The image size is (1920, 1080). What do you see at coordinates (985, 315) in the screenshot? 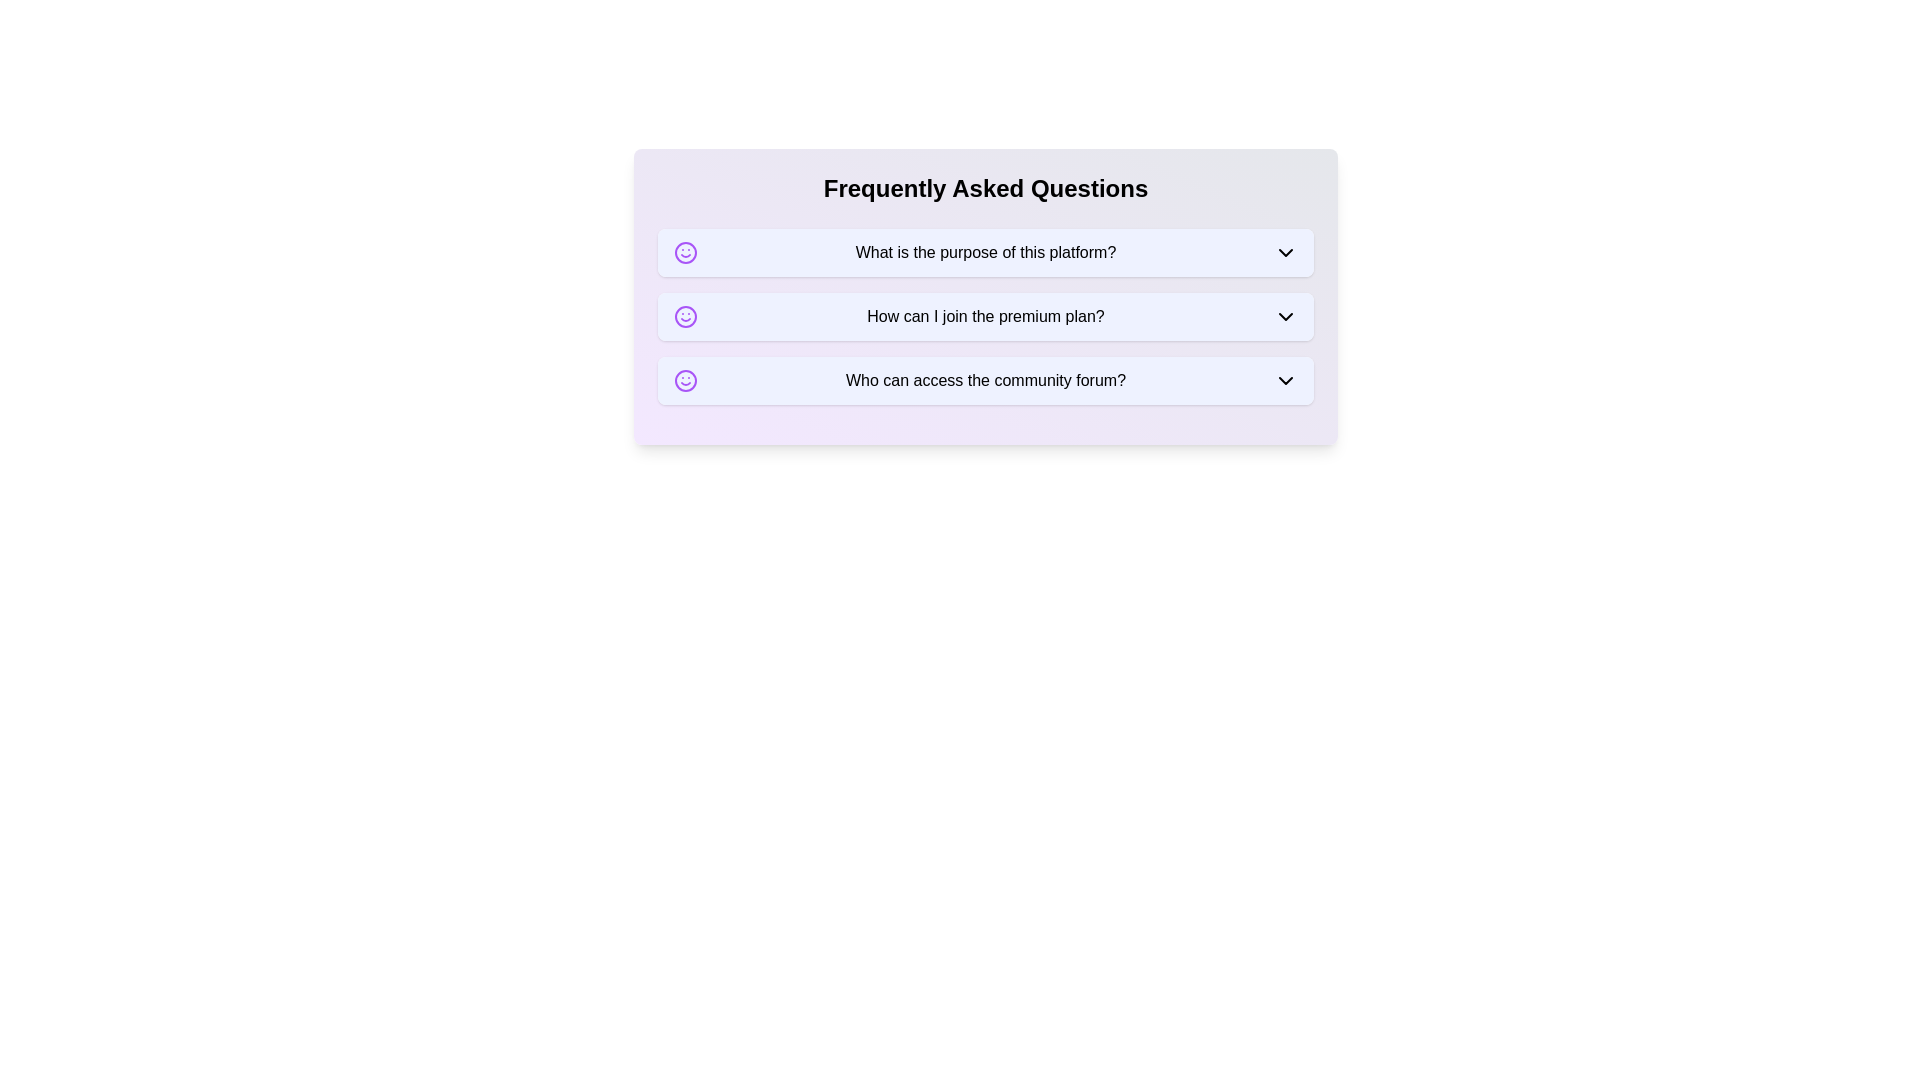
I see `the second collapsible section header in the FAQ section` at bounding box center [985, 315].